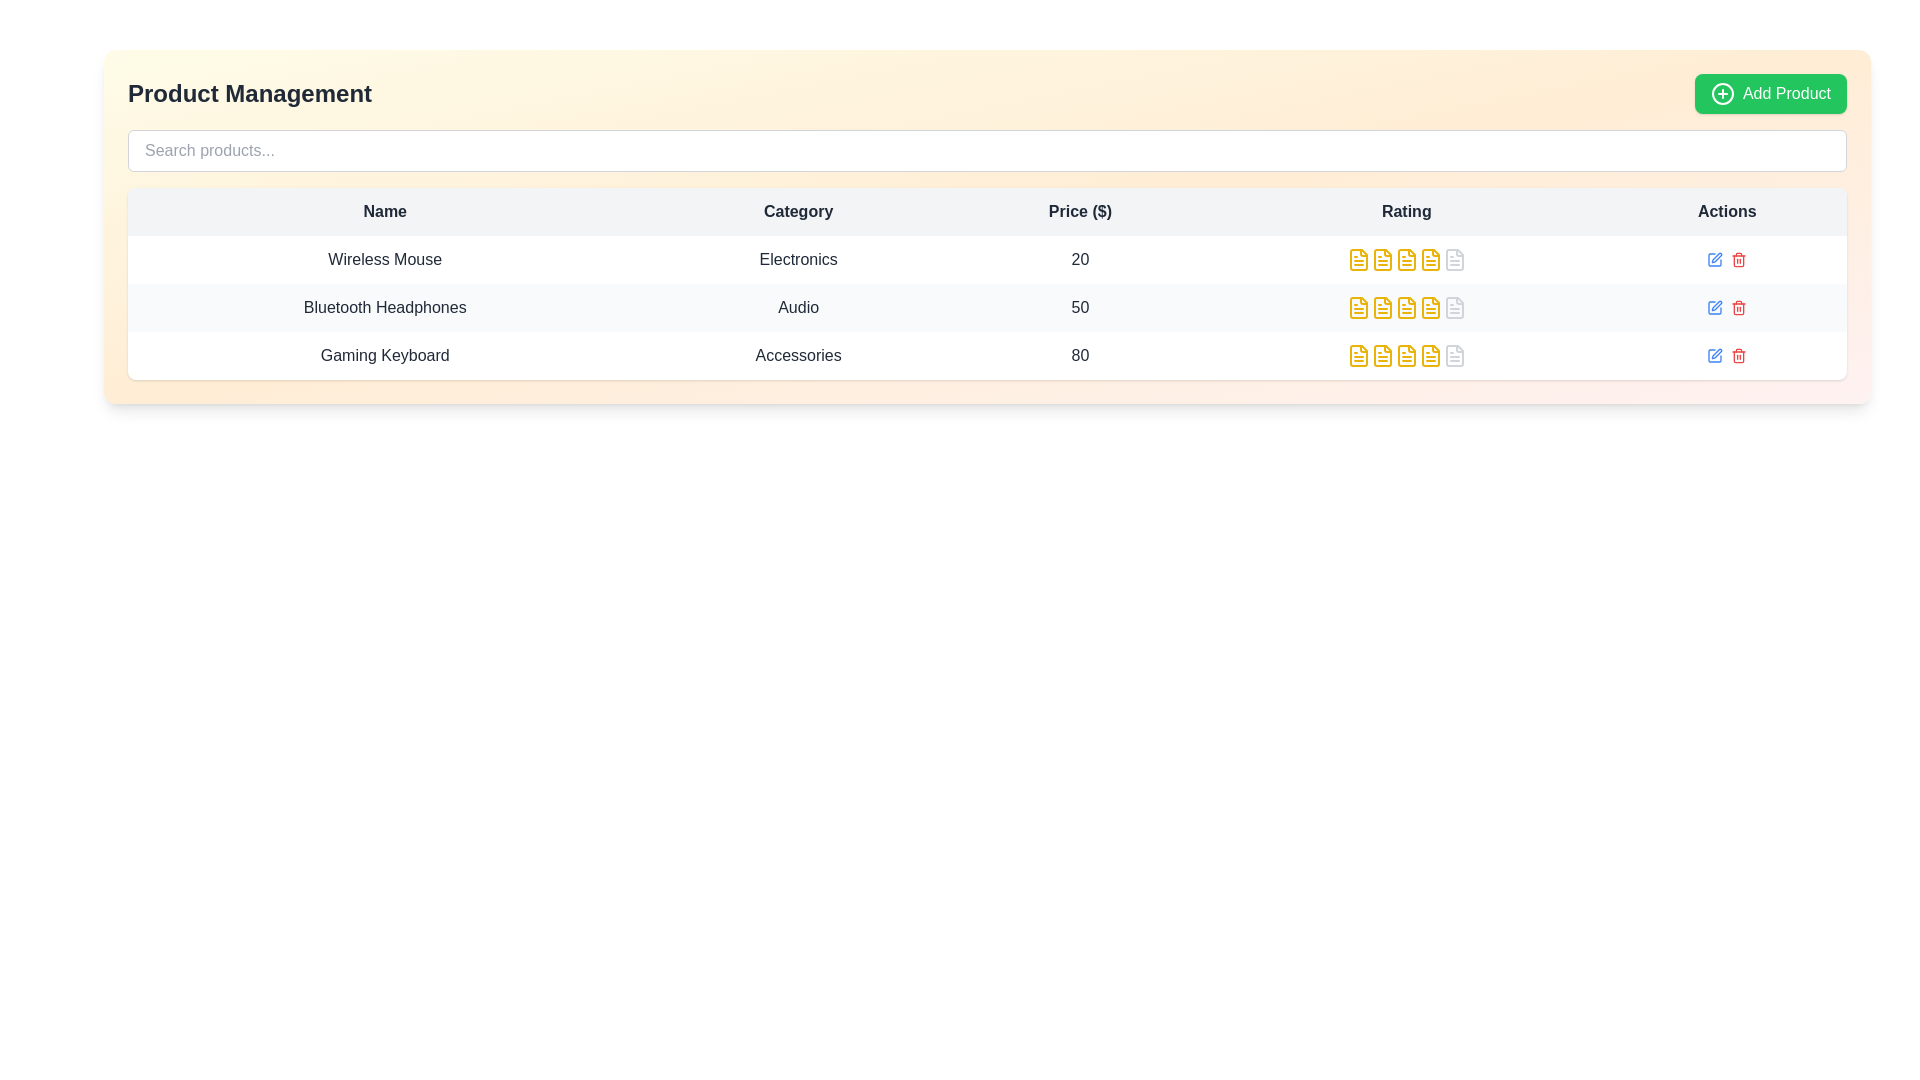 Image resolution: width=1920 pixels, height=1080 pixels. Describe the element at coordinates (1722, 93) in the screenshot. I see `outer circle boundary of the 'Add Product' button symbol within the SVG element labeled with the class 'lucide lucide-circle-plus'` at that location.